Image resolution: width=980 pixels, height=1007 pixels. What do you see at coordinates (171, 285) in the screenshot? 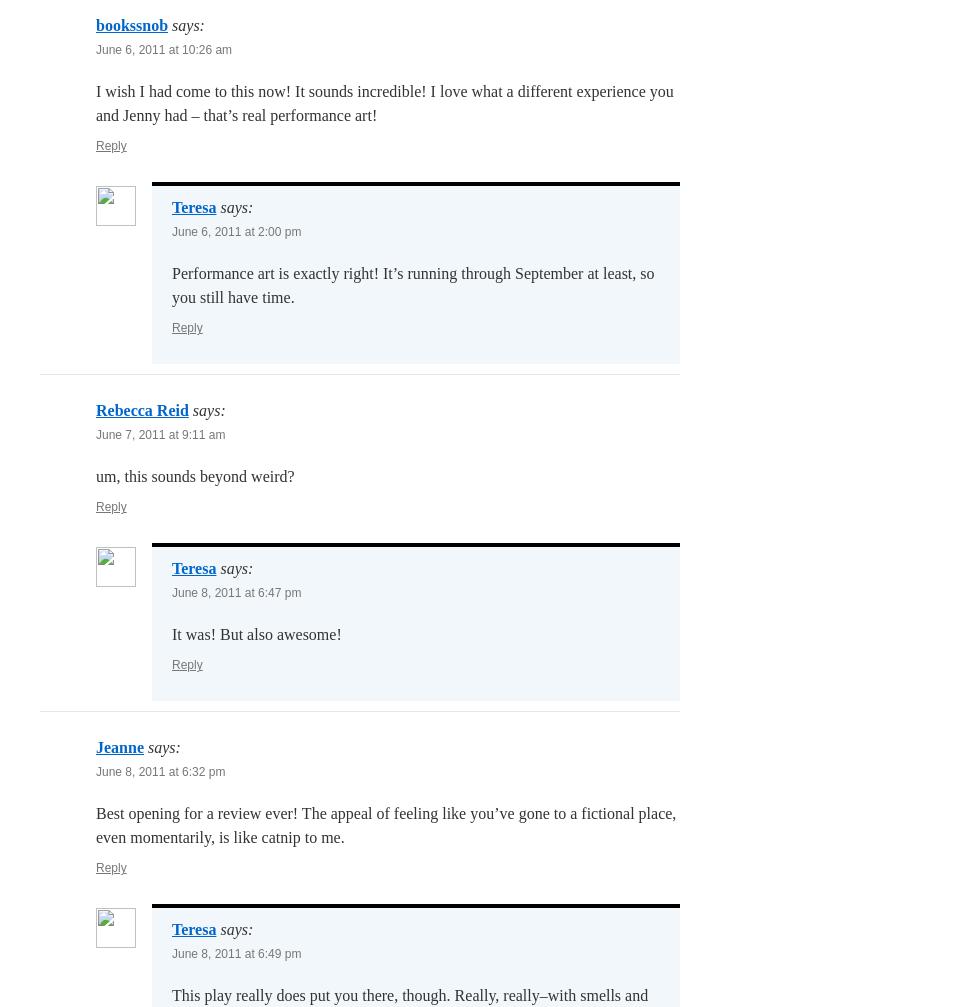
I see `'Performance art is exactly right! It’s running through September at least, so you still have time.'` at bounding box center [171, 285].